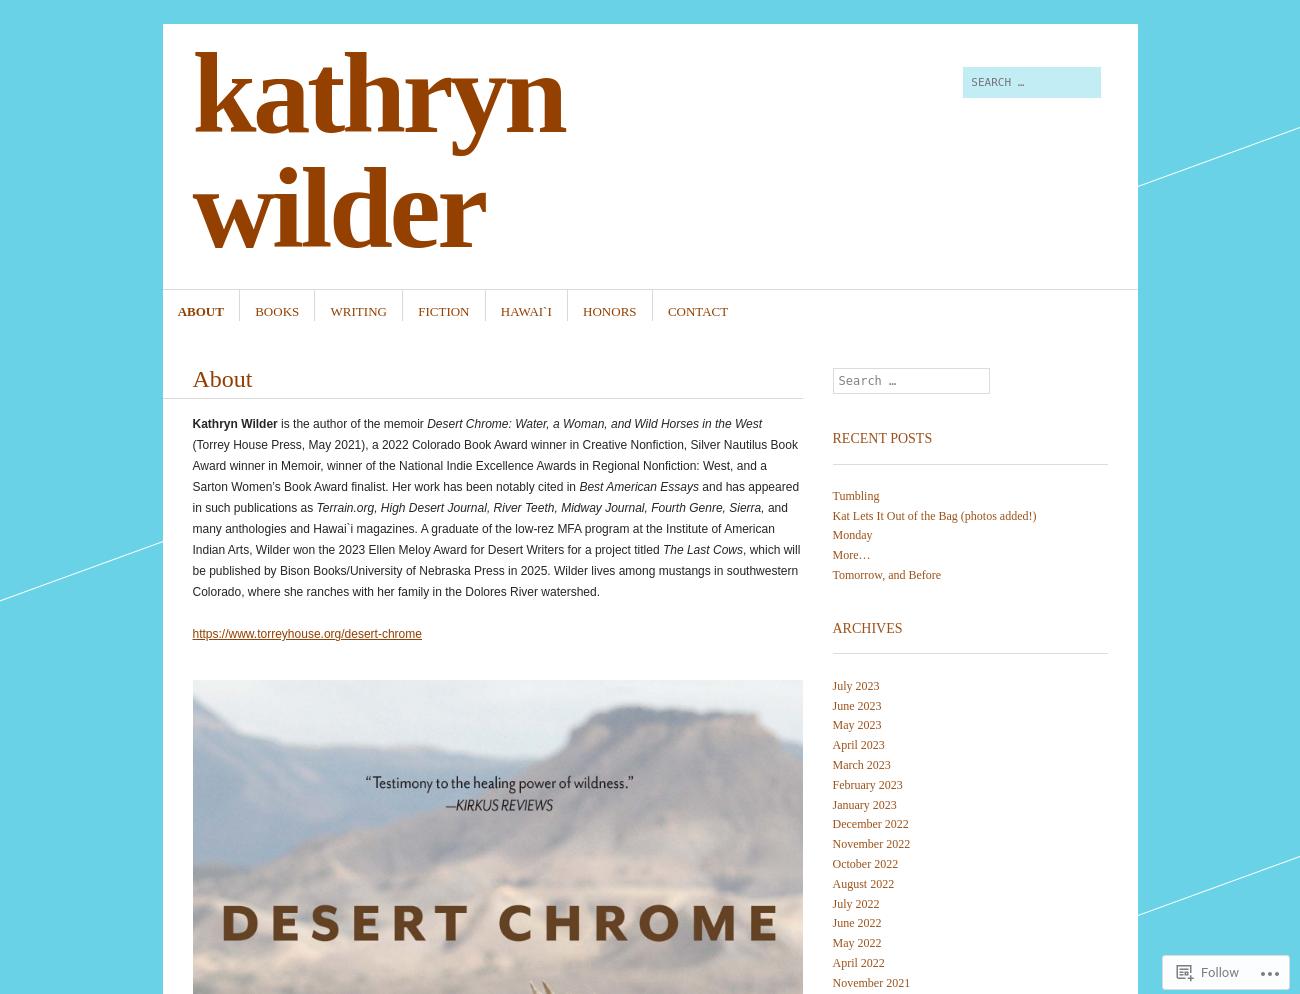 The width and height of the screenshot is (1300, 994). What do you see at coordinates (306, 632) in the screenshot?
I see `'https://www.torreyhouse.org/desert-chrome'` at bounding box center [306, 632].